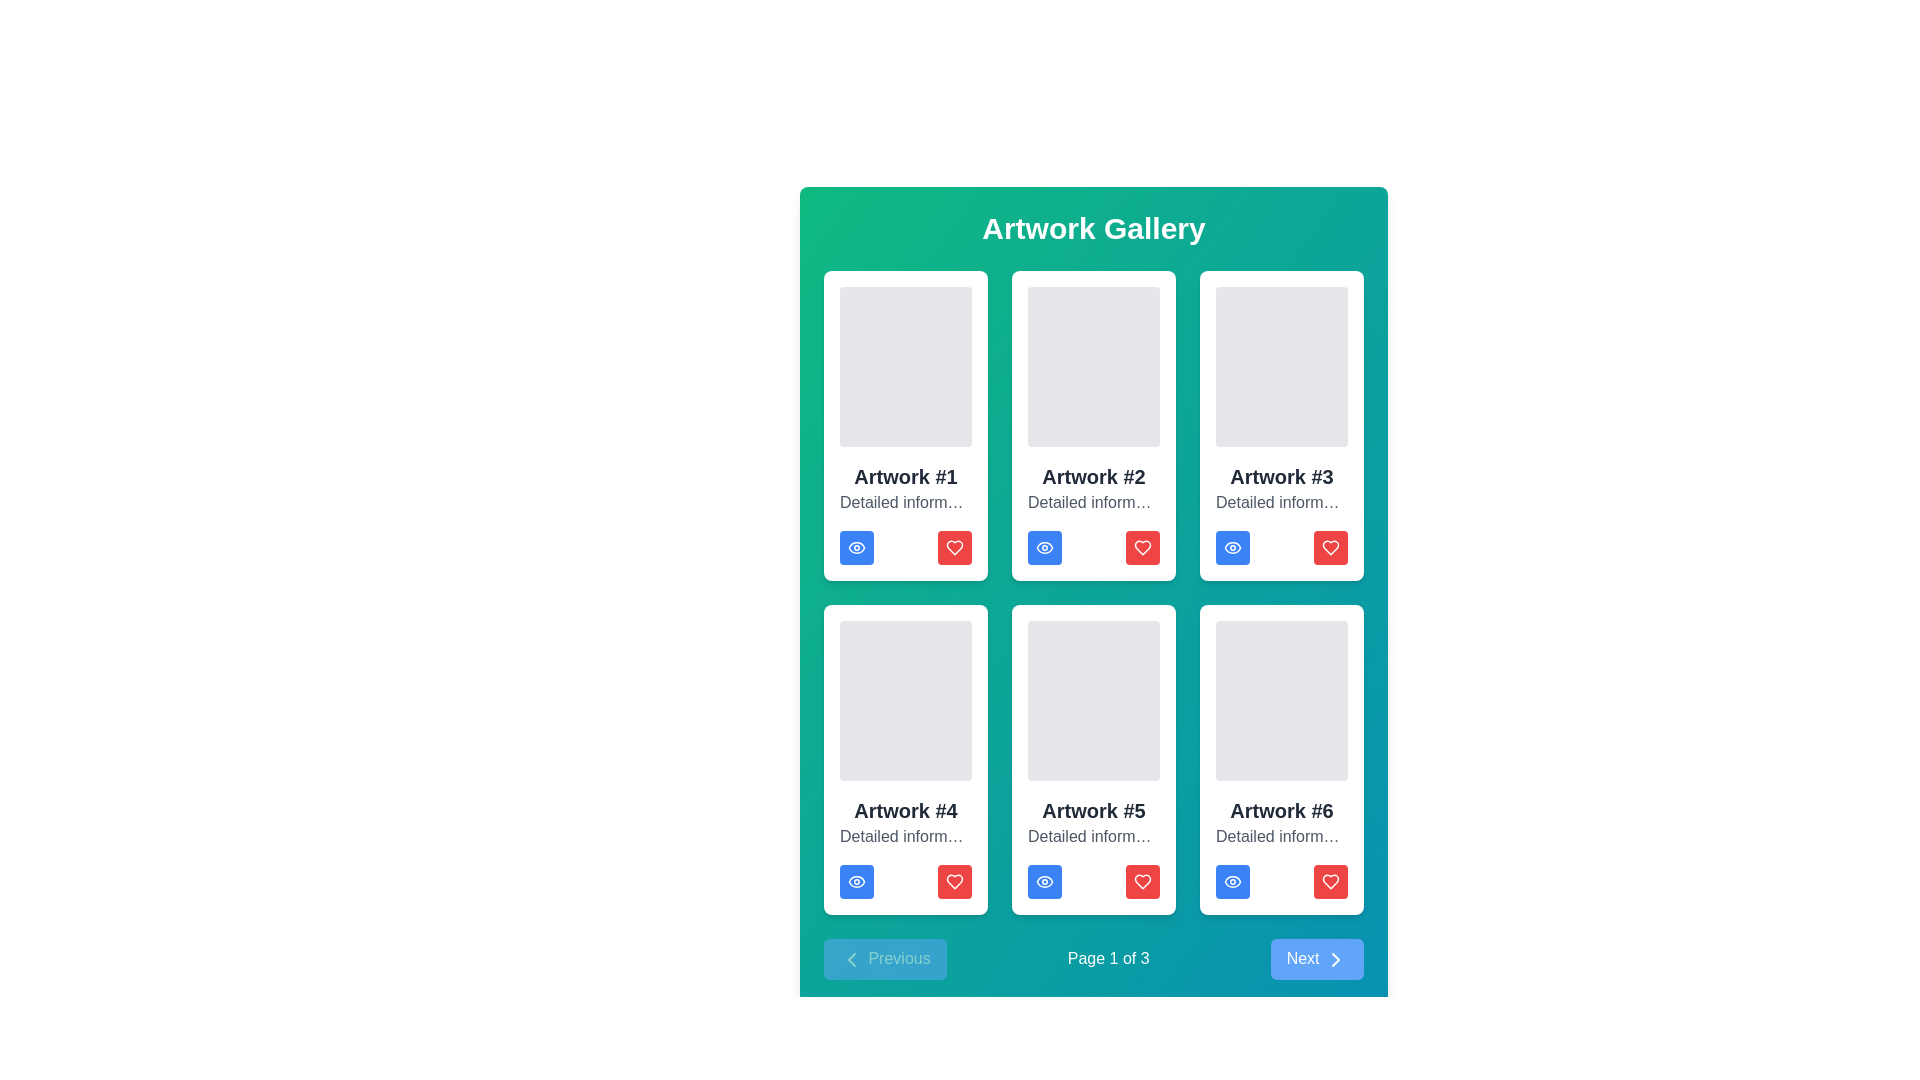  I want to click on the 'View' button located in the third card of the first row, positioned to the left of the red heart-shaped favorite button, to observe its hover effect, so click(1232, 547).